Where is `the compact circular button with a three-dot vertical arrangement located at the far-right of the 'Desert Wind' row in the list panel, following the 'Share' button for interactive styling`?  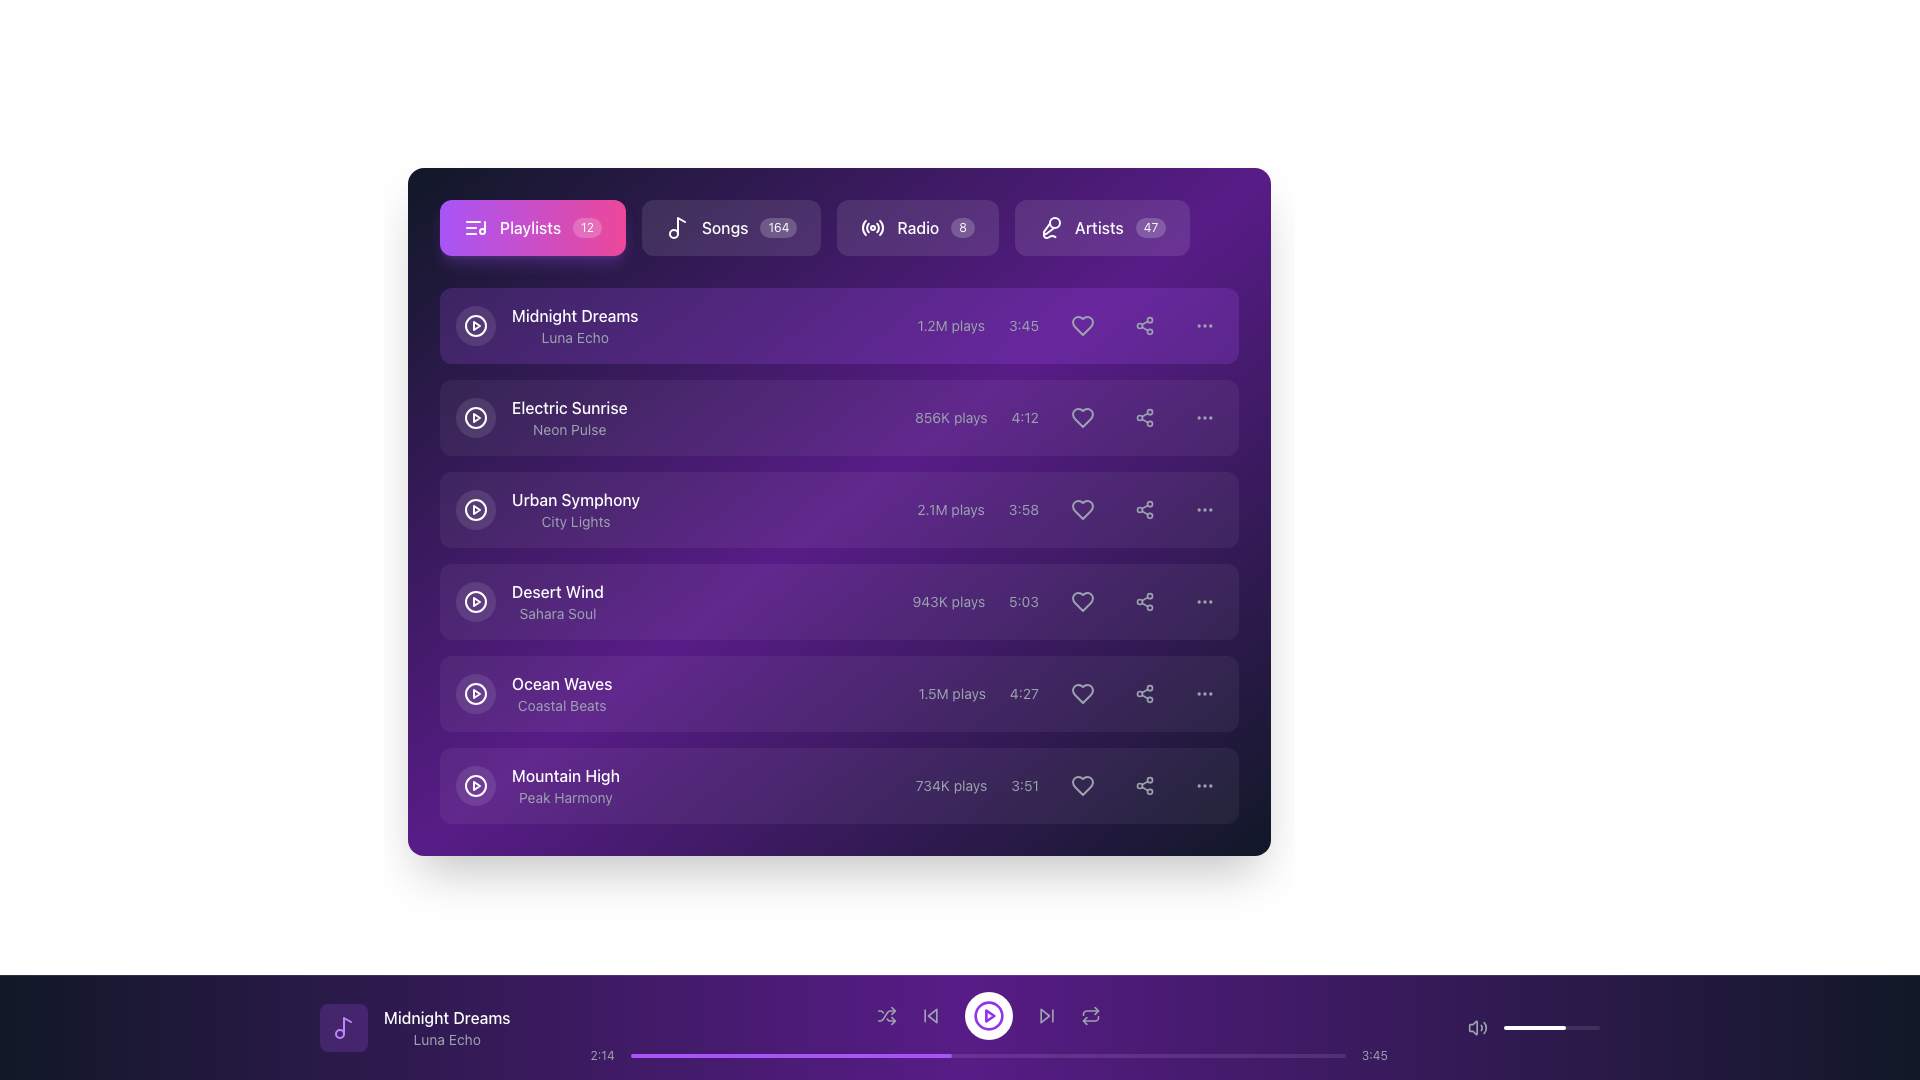
the compact circular button with a three-dot vertical arrangement located at the far-right of the 'Desert Wind' row in the list panel, following the 'Share' button for interactive styling is located at coordinates (1203, 600).